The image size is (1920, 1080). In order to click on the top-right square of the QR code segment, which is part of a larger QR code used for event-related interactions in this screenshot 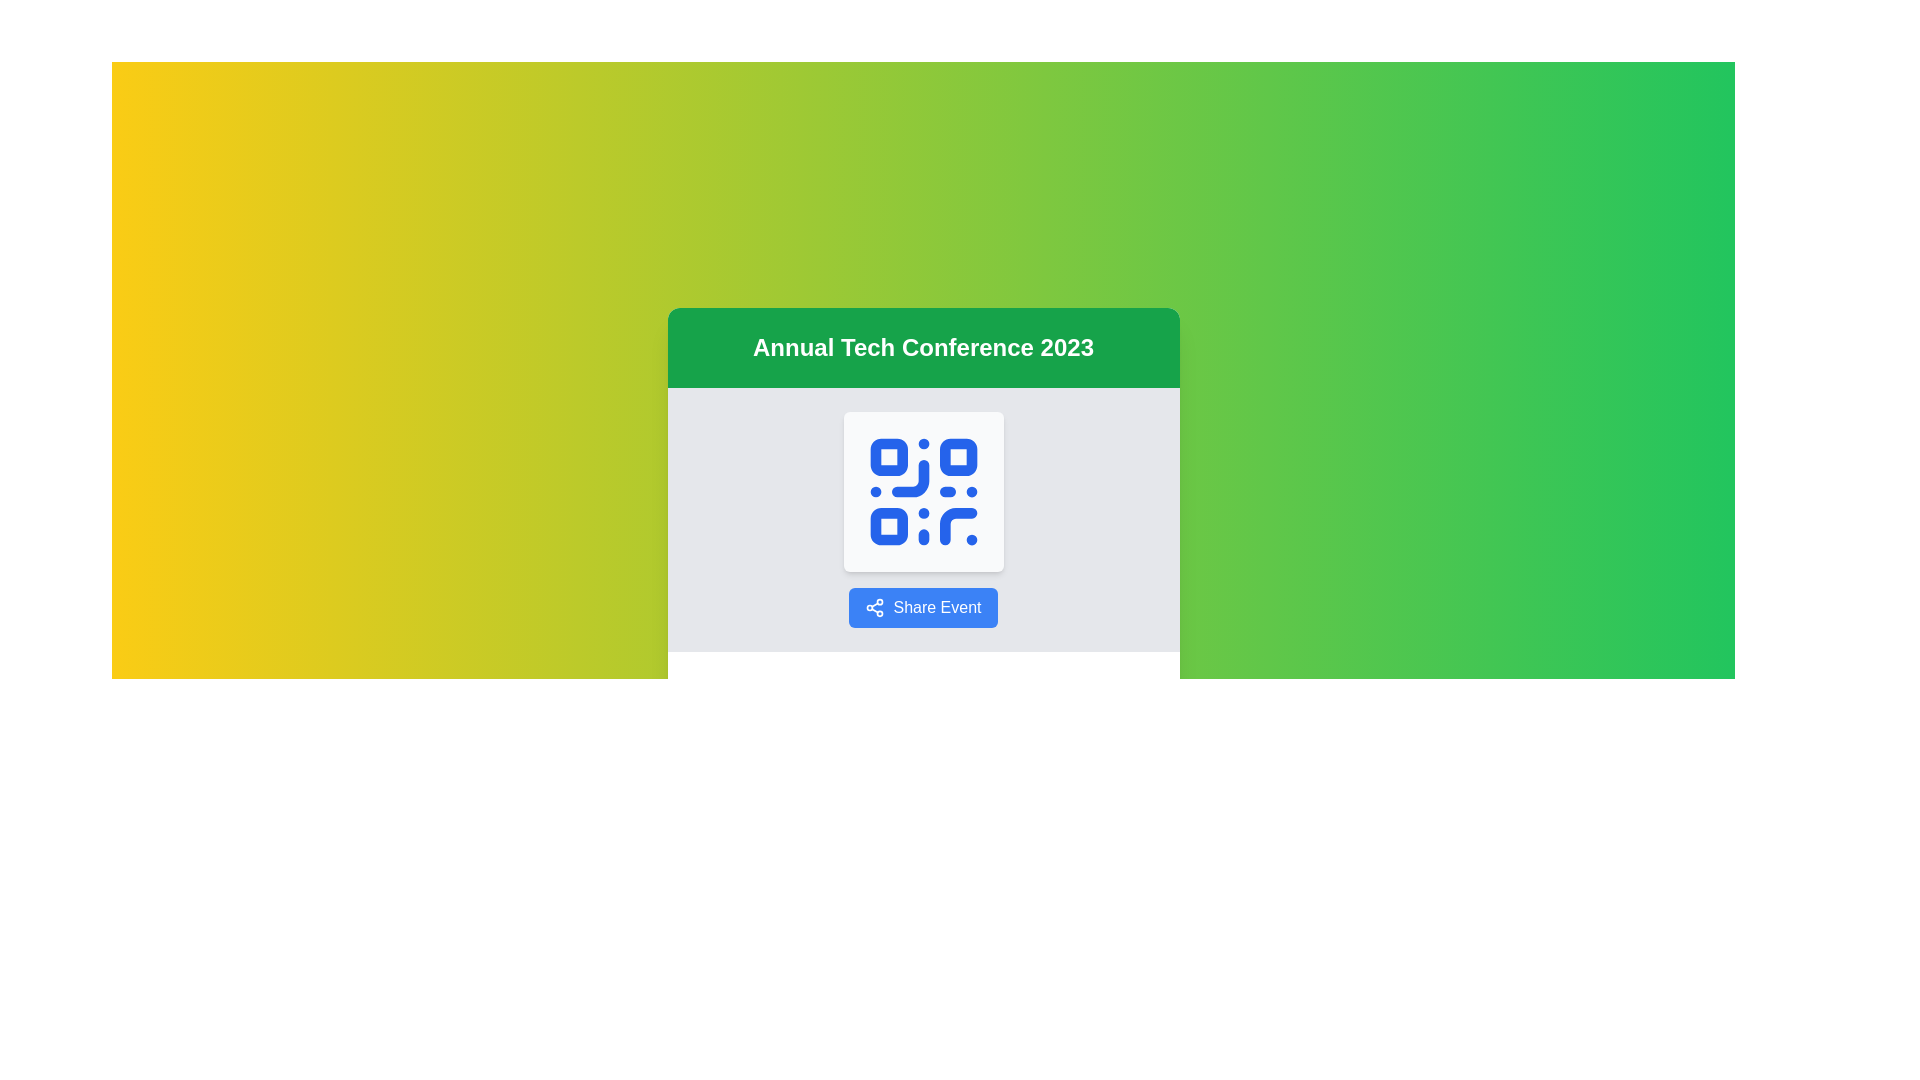, I will do `click(957, 457)`.